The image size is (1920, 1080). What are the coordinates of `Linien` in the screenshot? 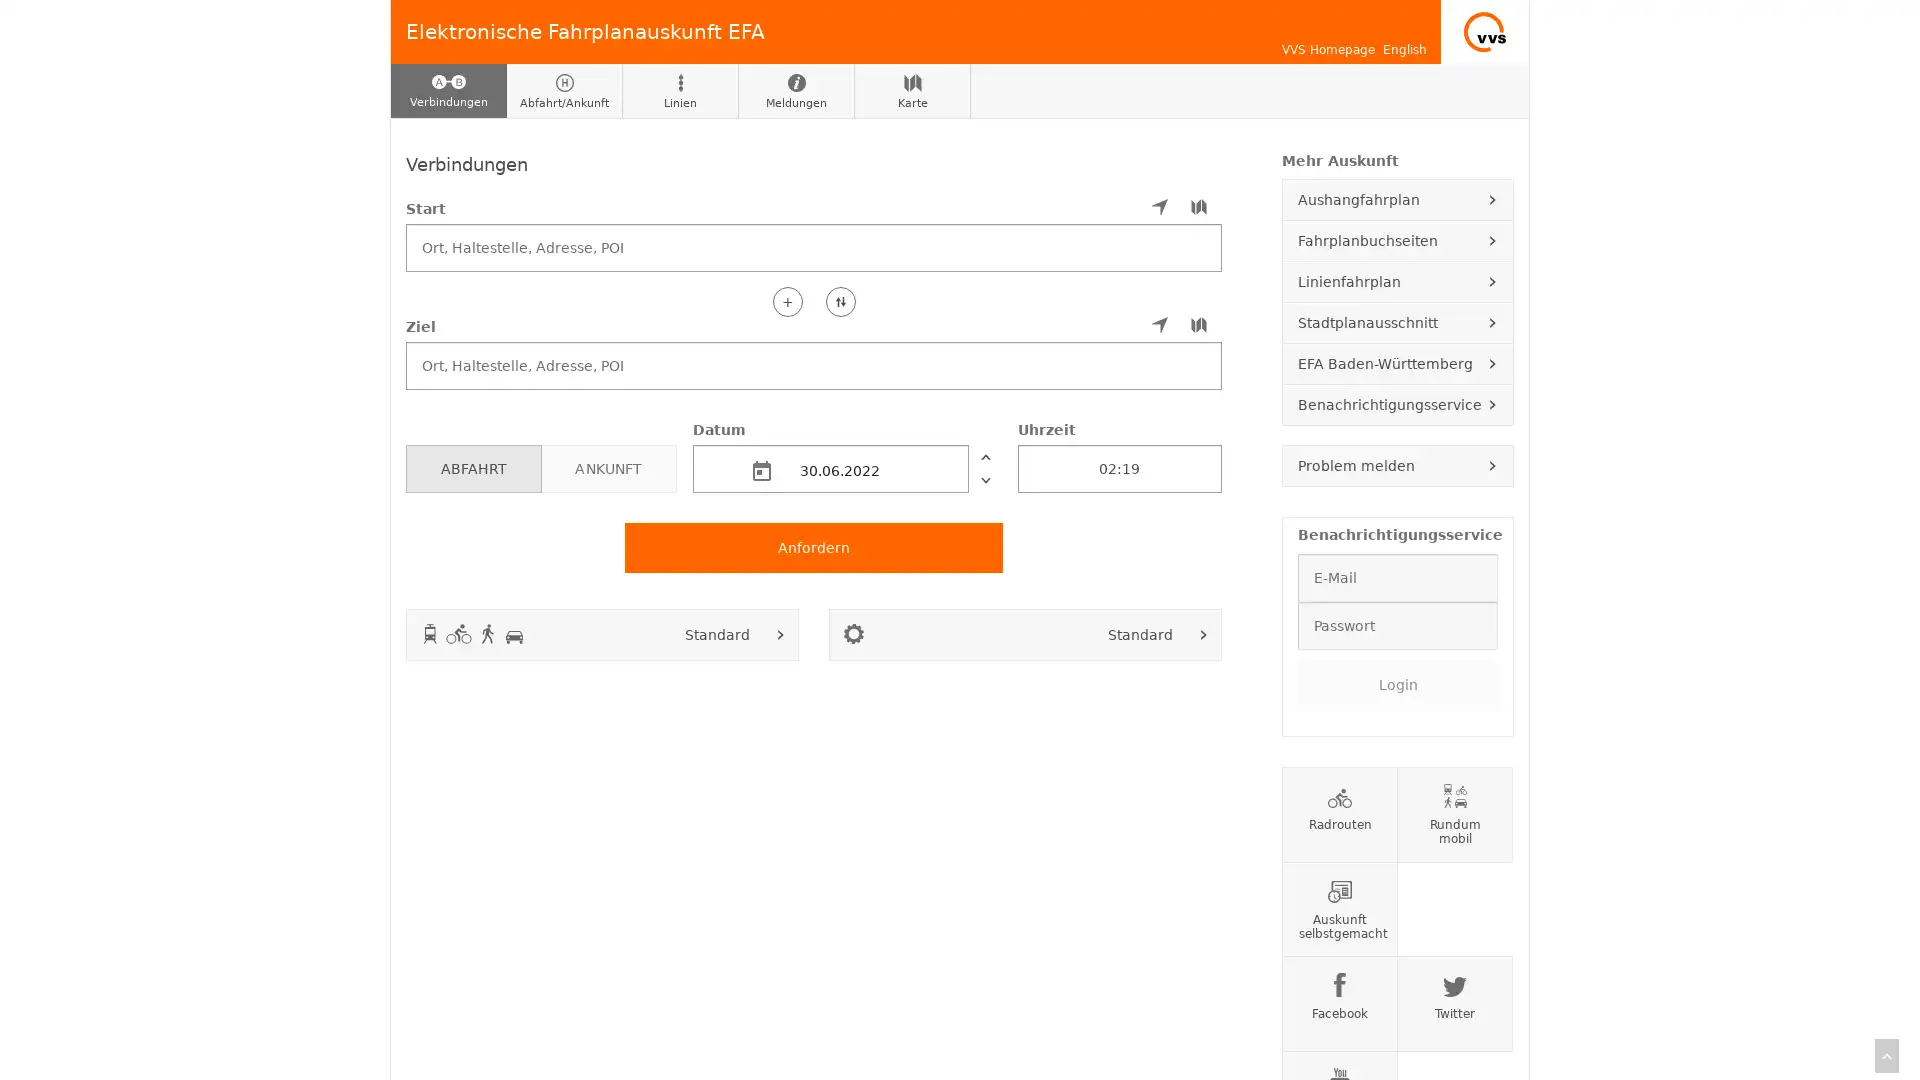 It's located at (681, 91).